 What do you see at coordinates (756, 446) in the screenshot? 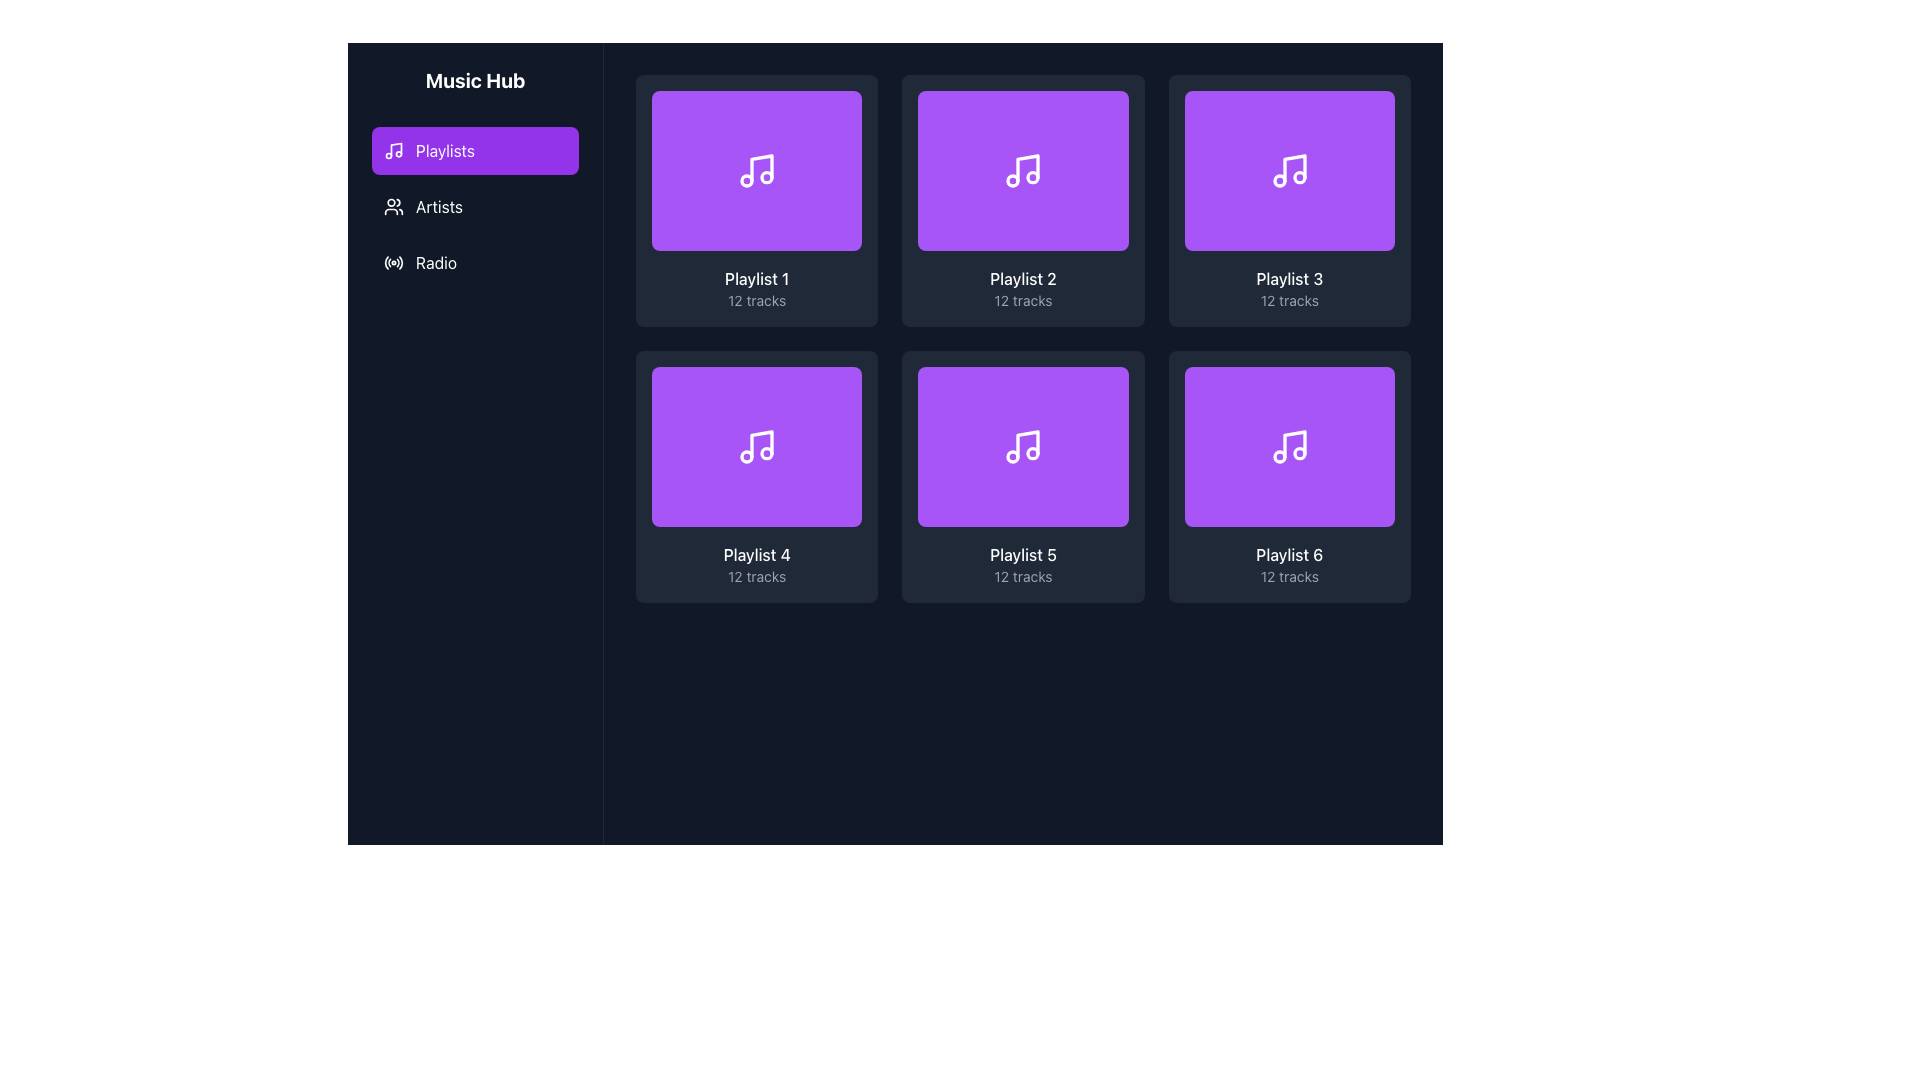
I see `the musical note icon within the 'Playlist 4' card` at bounding box center [756, 446].